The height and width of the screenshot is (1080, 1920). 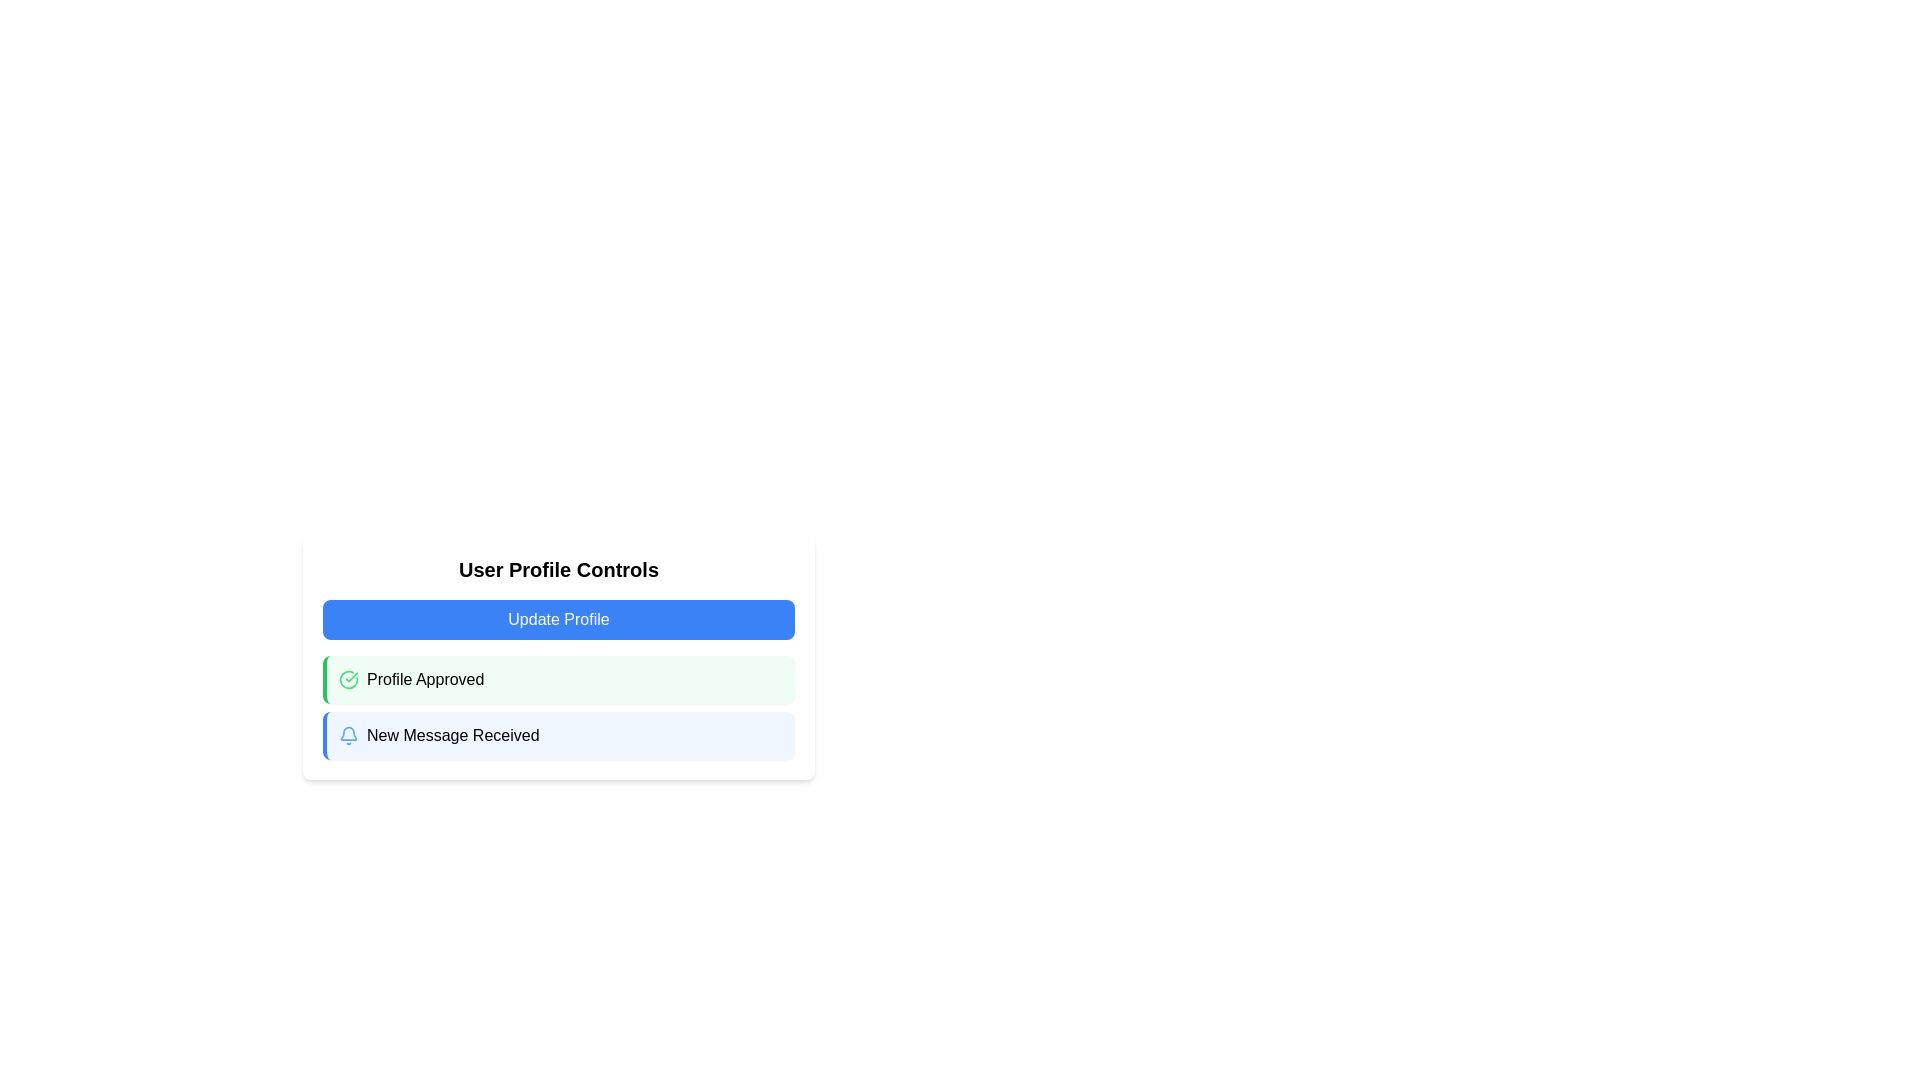 What do you see at coordinates (349, 733) in the screenshot?
I see `the vector graphic element that forms part of the bell icon representing notifications, located in the bottom-right portion of the interface, adjacent to the 'New Message Received' section` at bounding box center [349, 733].